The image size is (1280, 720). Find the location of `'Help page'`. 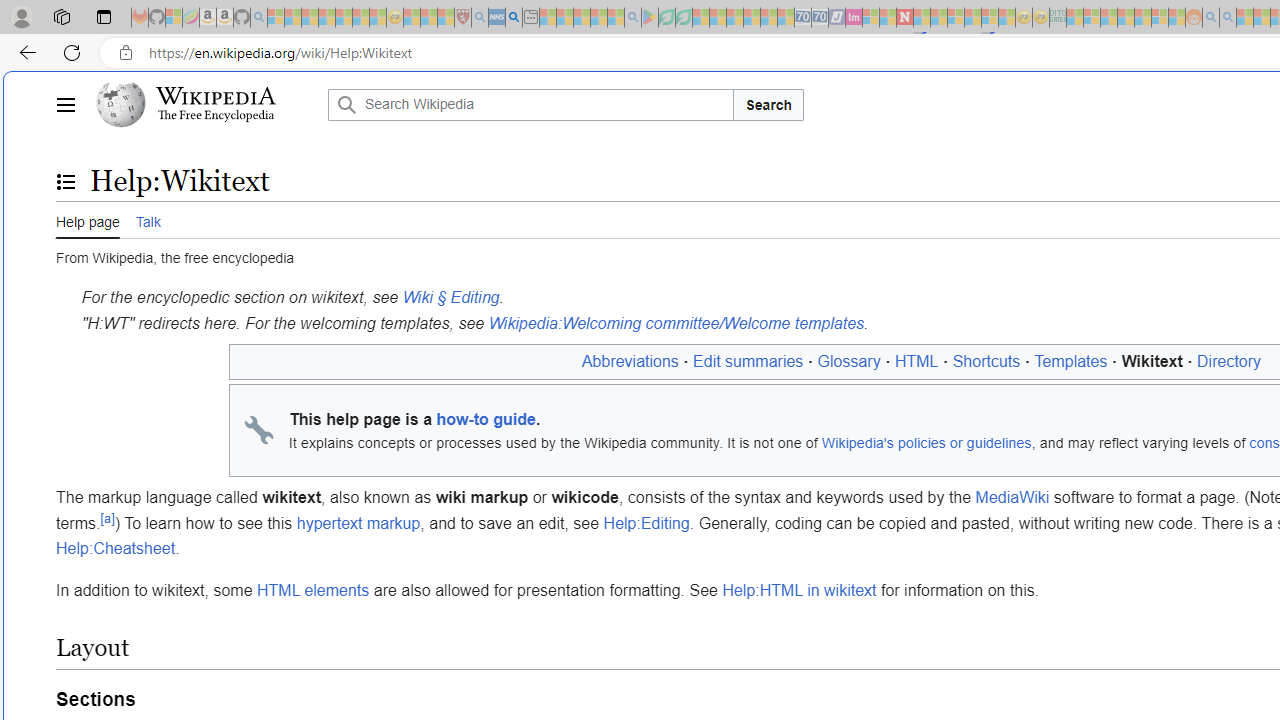

'Help page' is located at coordinates (87, 219).